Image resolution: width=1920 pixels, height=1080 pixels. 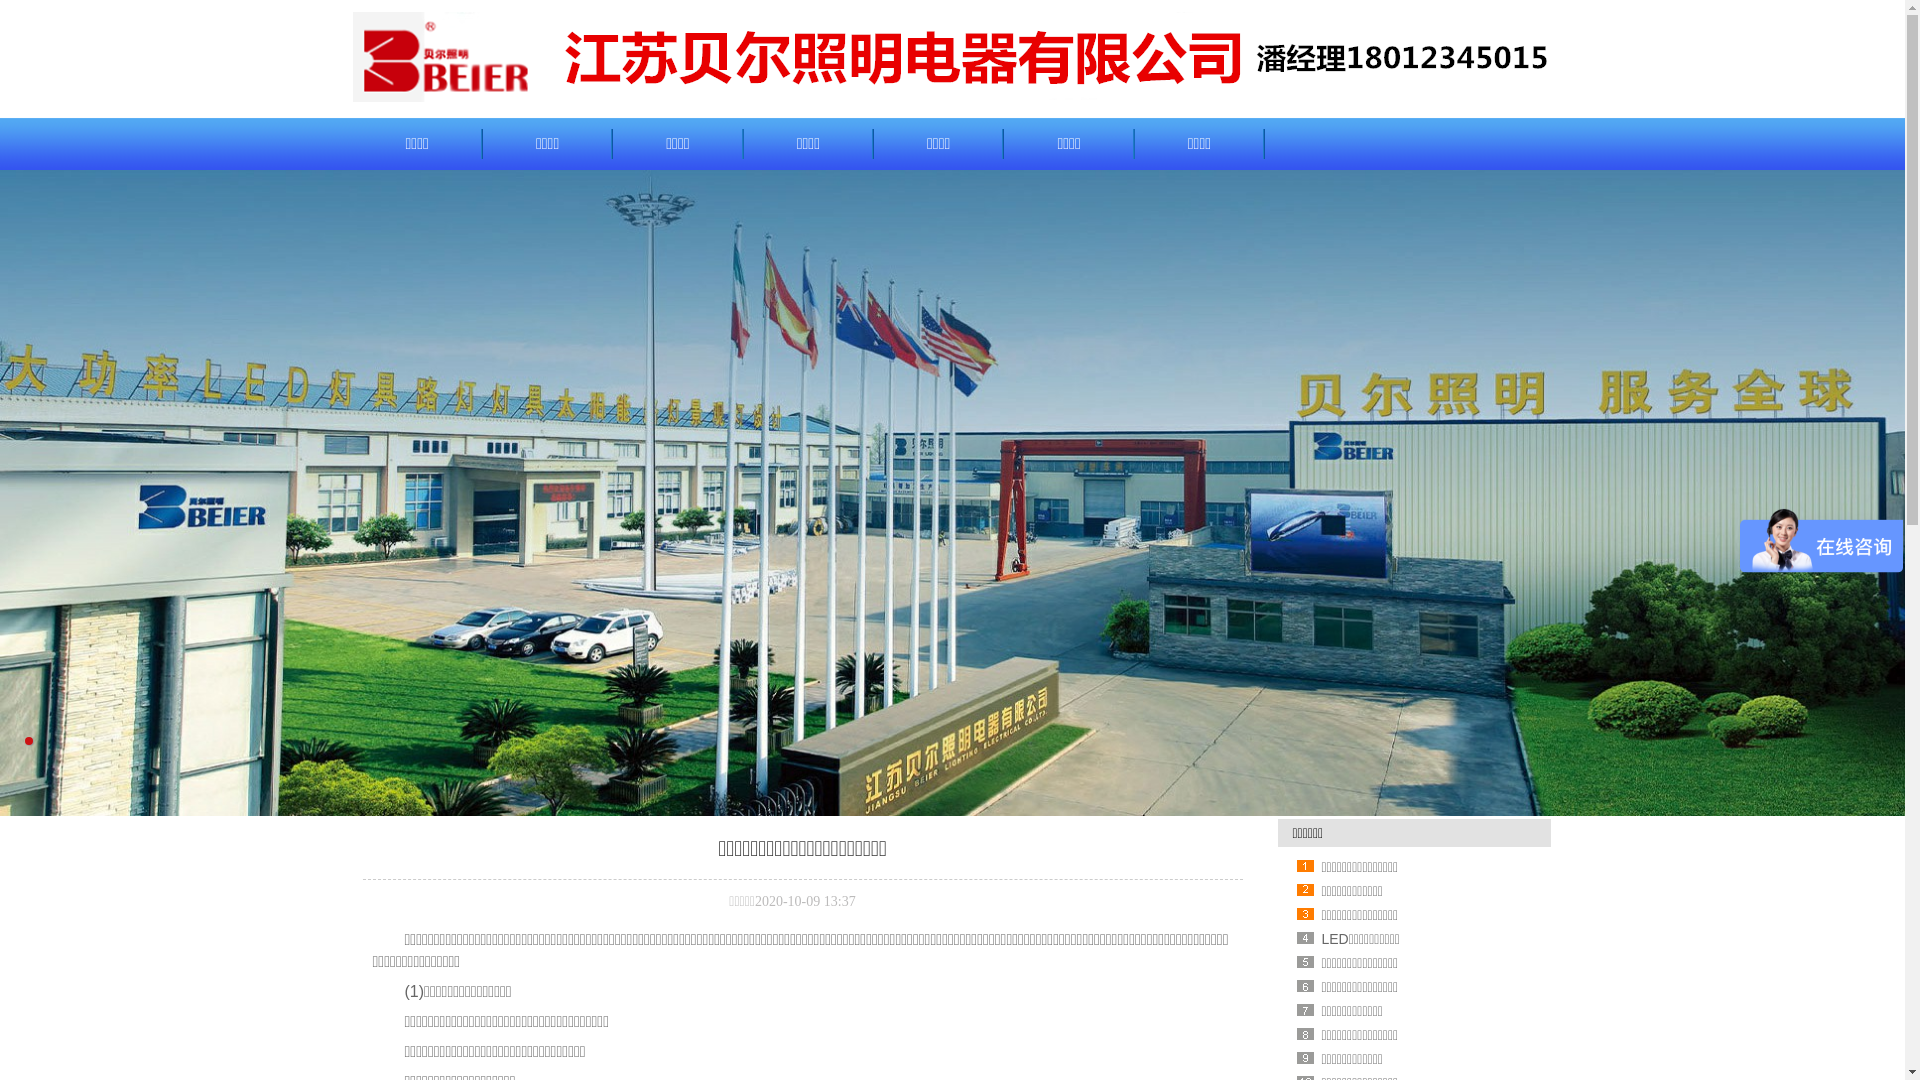 What do you see at coordinates (951, 493) in the screenshot?
I see `'banner'` at bounding box center [951, 493].